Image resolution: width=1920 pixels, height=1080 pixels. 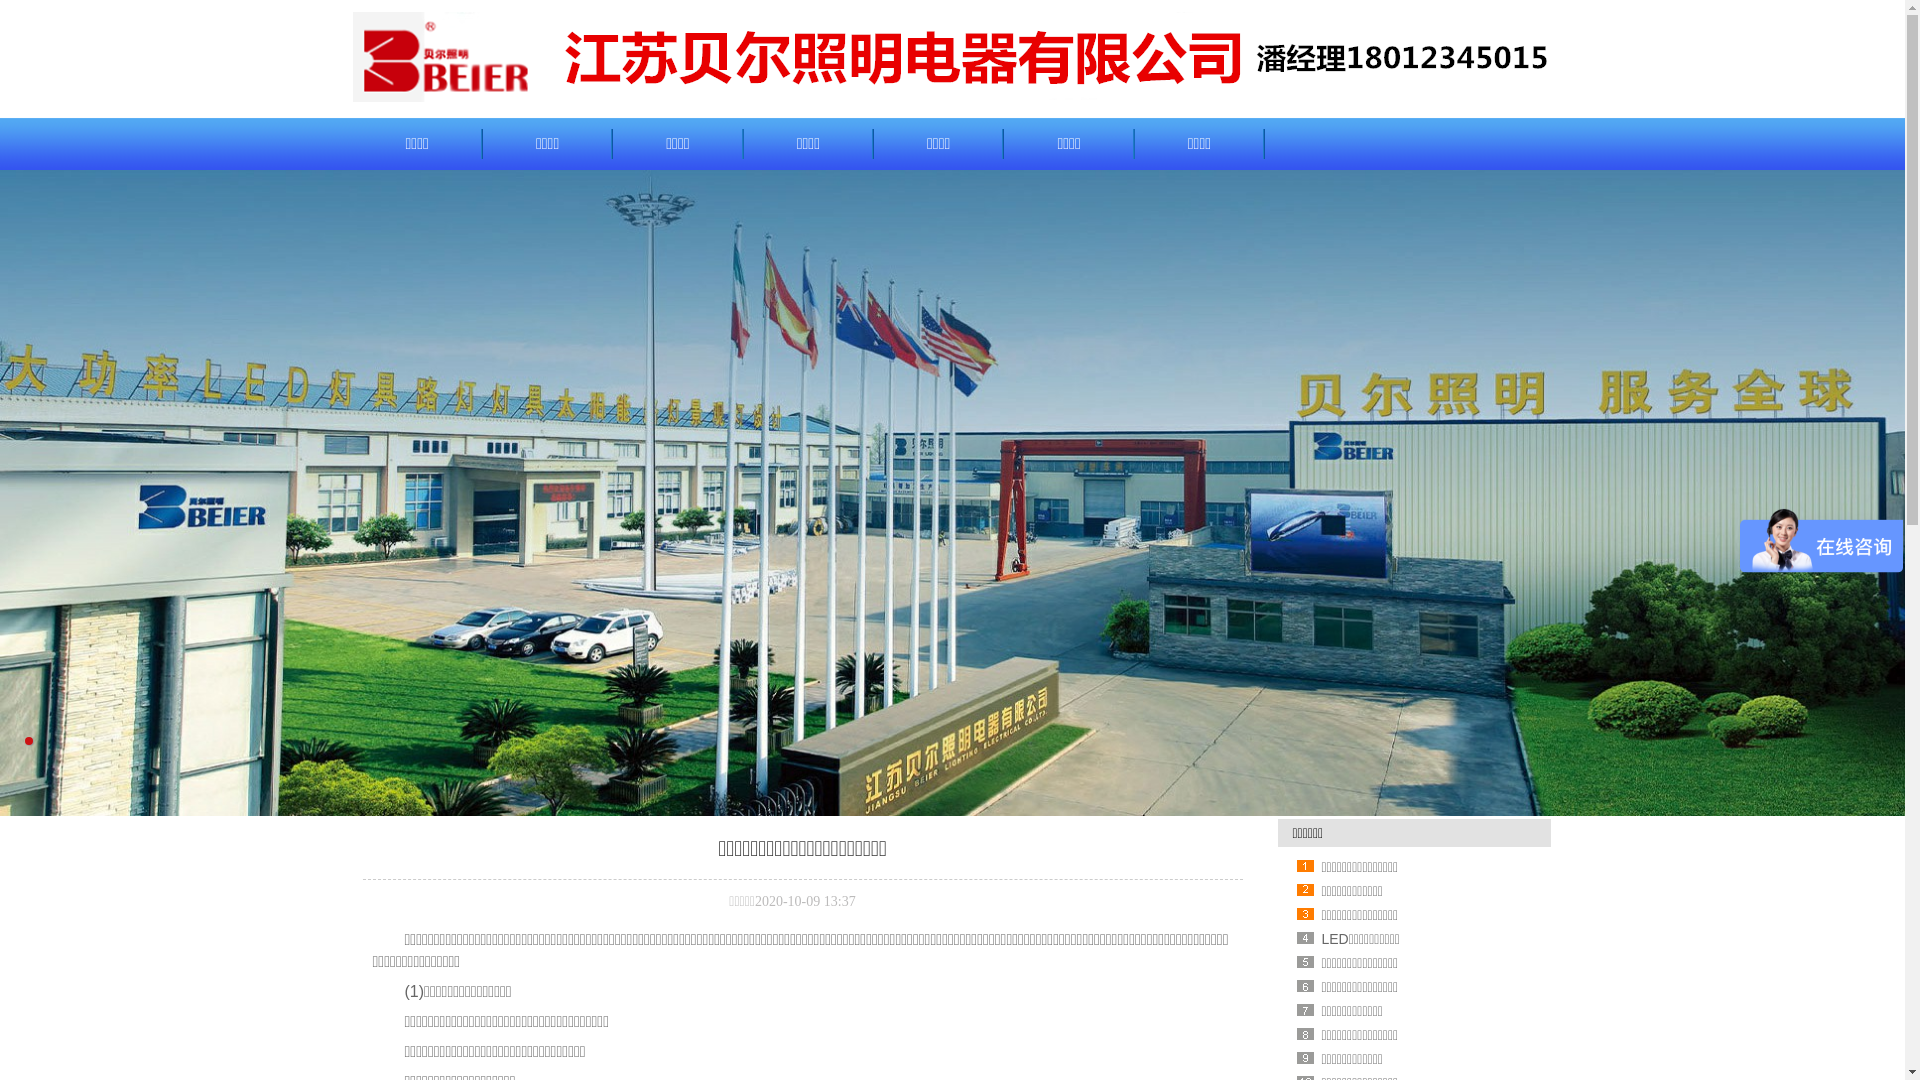 What do you see at coordinates (951, 493) in the screenshot?
I see `'banner'` at bounding box center [951, 493].